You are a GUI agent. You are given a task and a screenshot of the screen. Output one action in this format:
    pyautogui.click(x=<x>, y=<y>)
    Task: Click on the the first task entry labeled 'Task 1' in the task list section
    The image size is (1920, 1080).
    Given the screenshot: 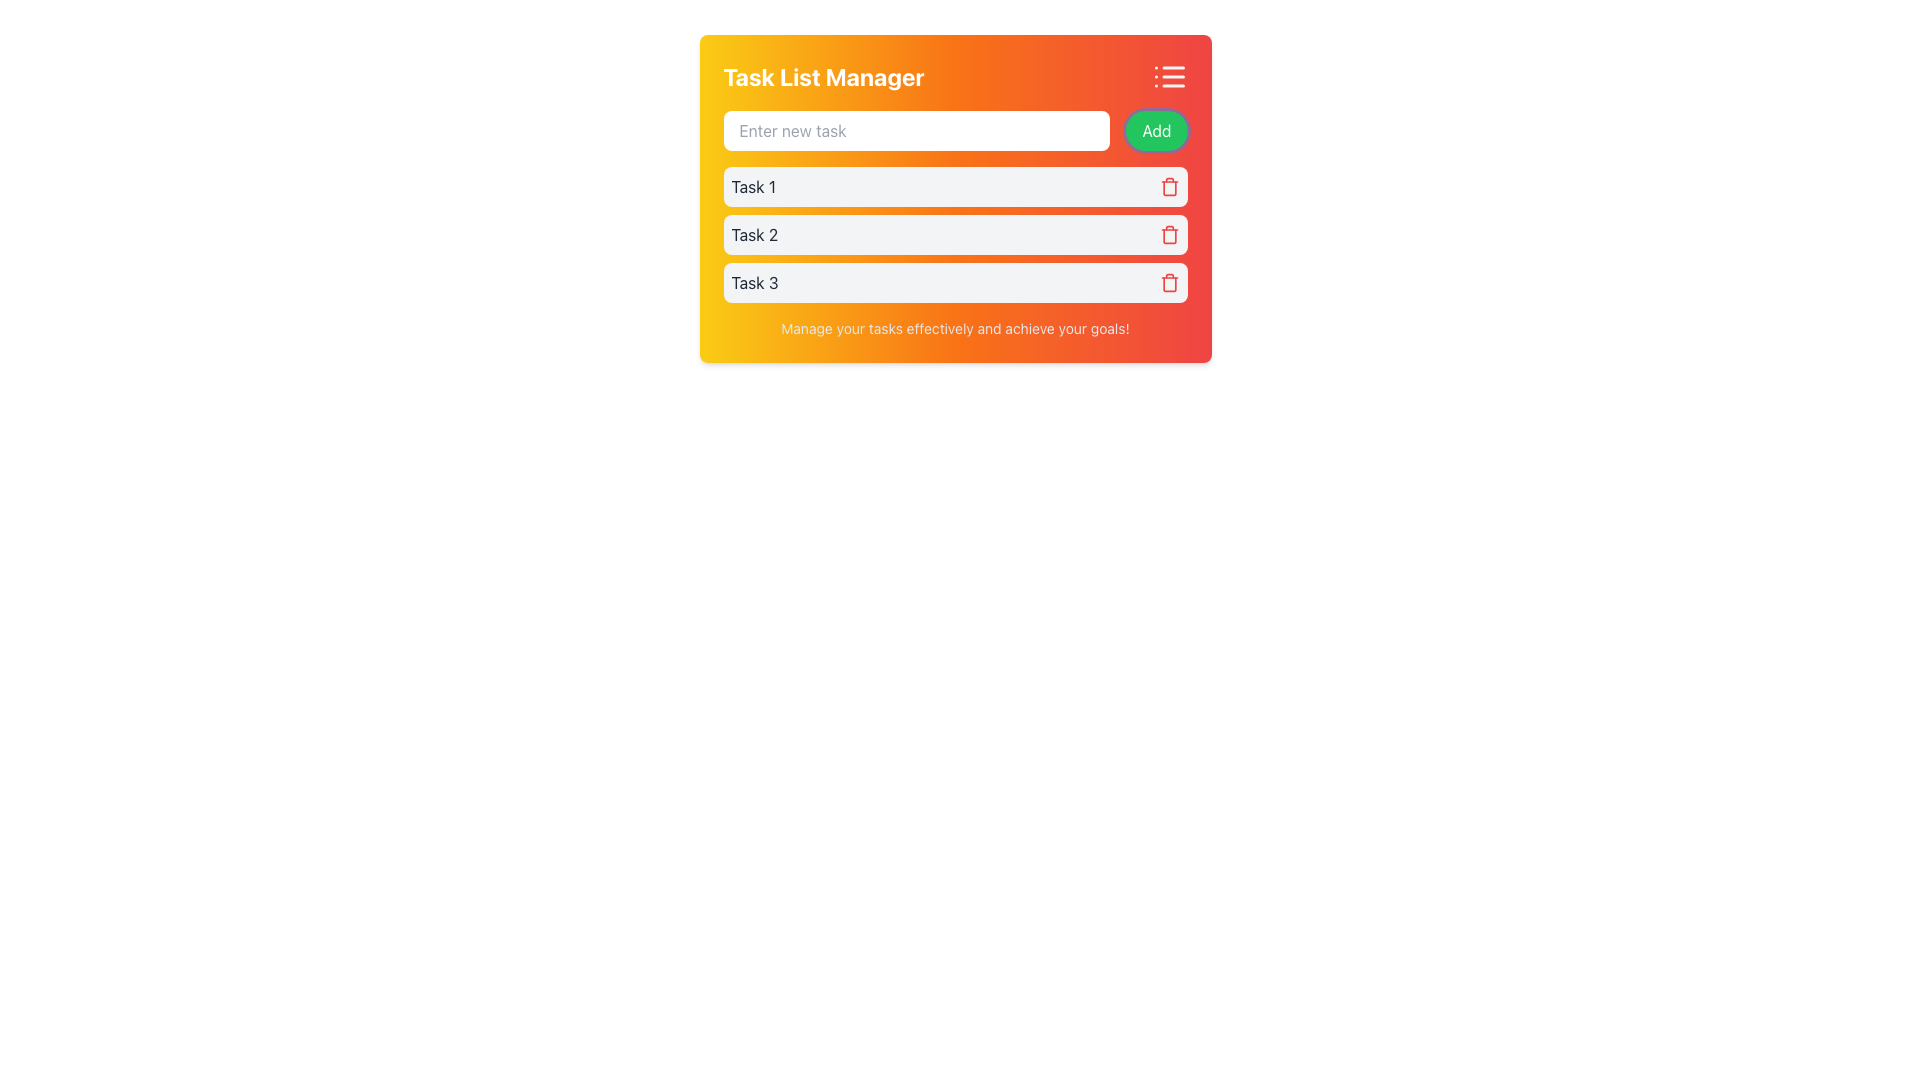 What is the action you would take?
    pyautogui.click(x=954, y=207)
    